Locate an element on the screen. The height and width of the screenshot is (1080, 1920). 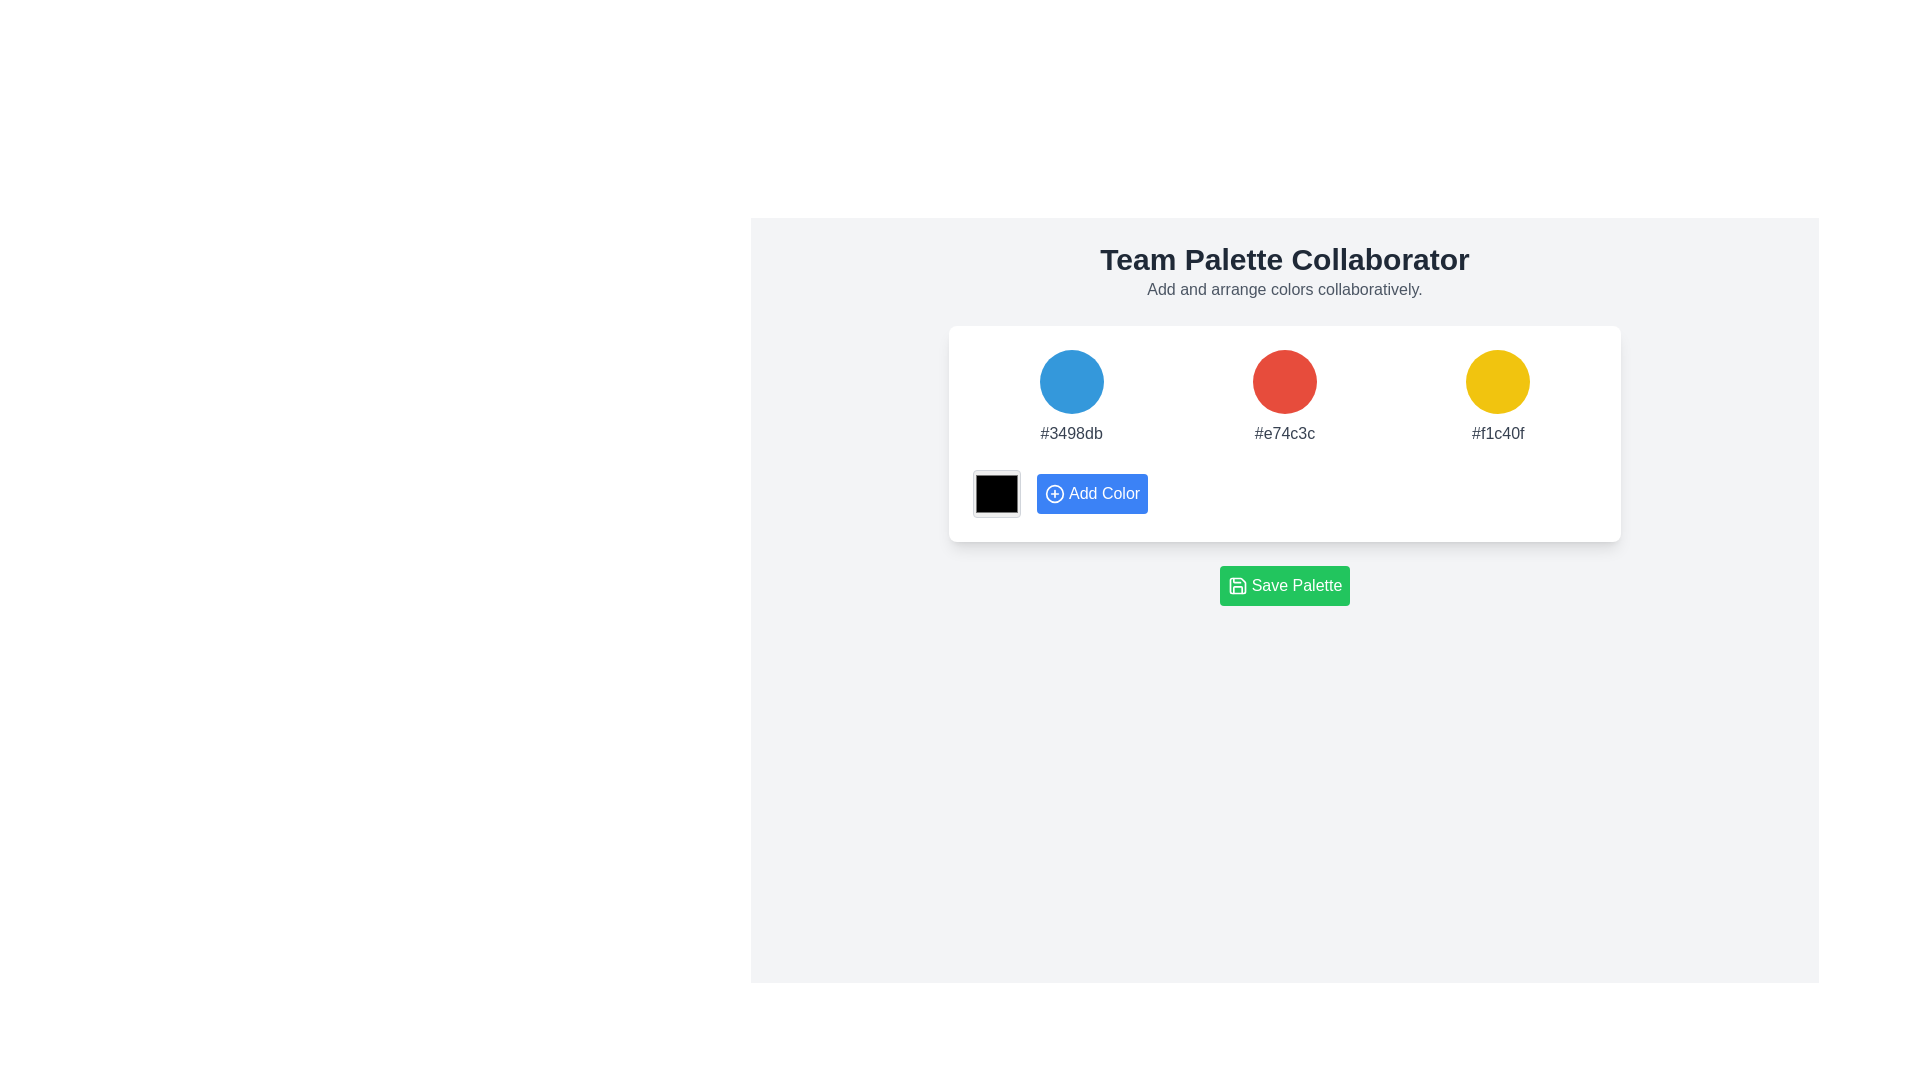
the Text block that serves as the title and description for the interface, located near the top center of the layout, above other components is located at coordinates (1285, 272).